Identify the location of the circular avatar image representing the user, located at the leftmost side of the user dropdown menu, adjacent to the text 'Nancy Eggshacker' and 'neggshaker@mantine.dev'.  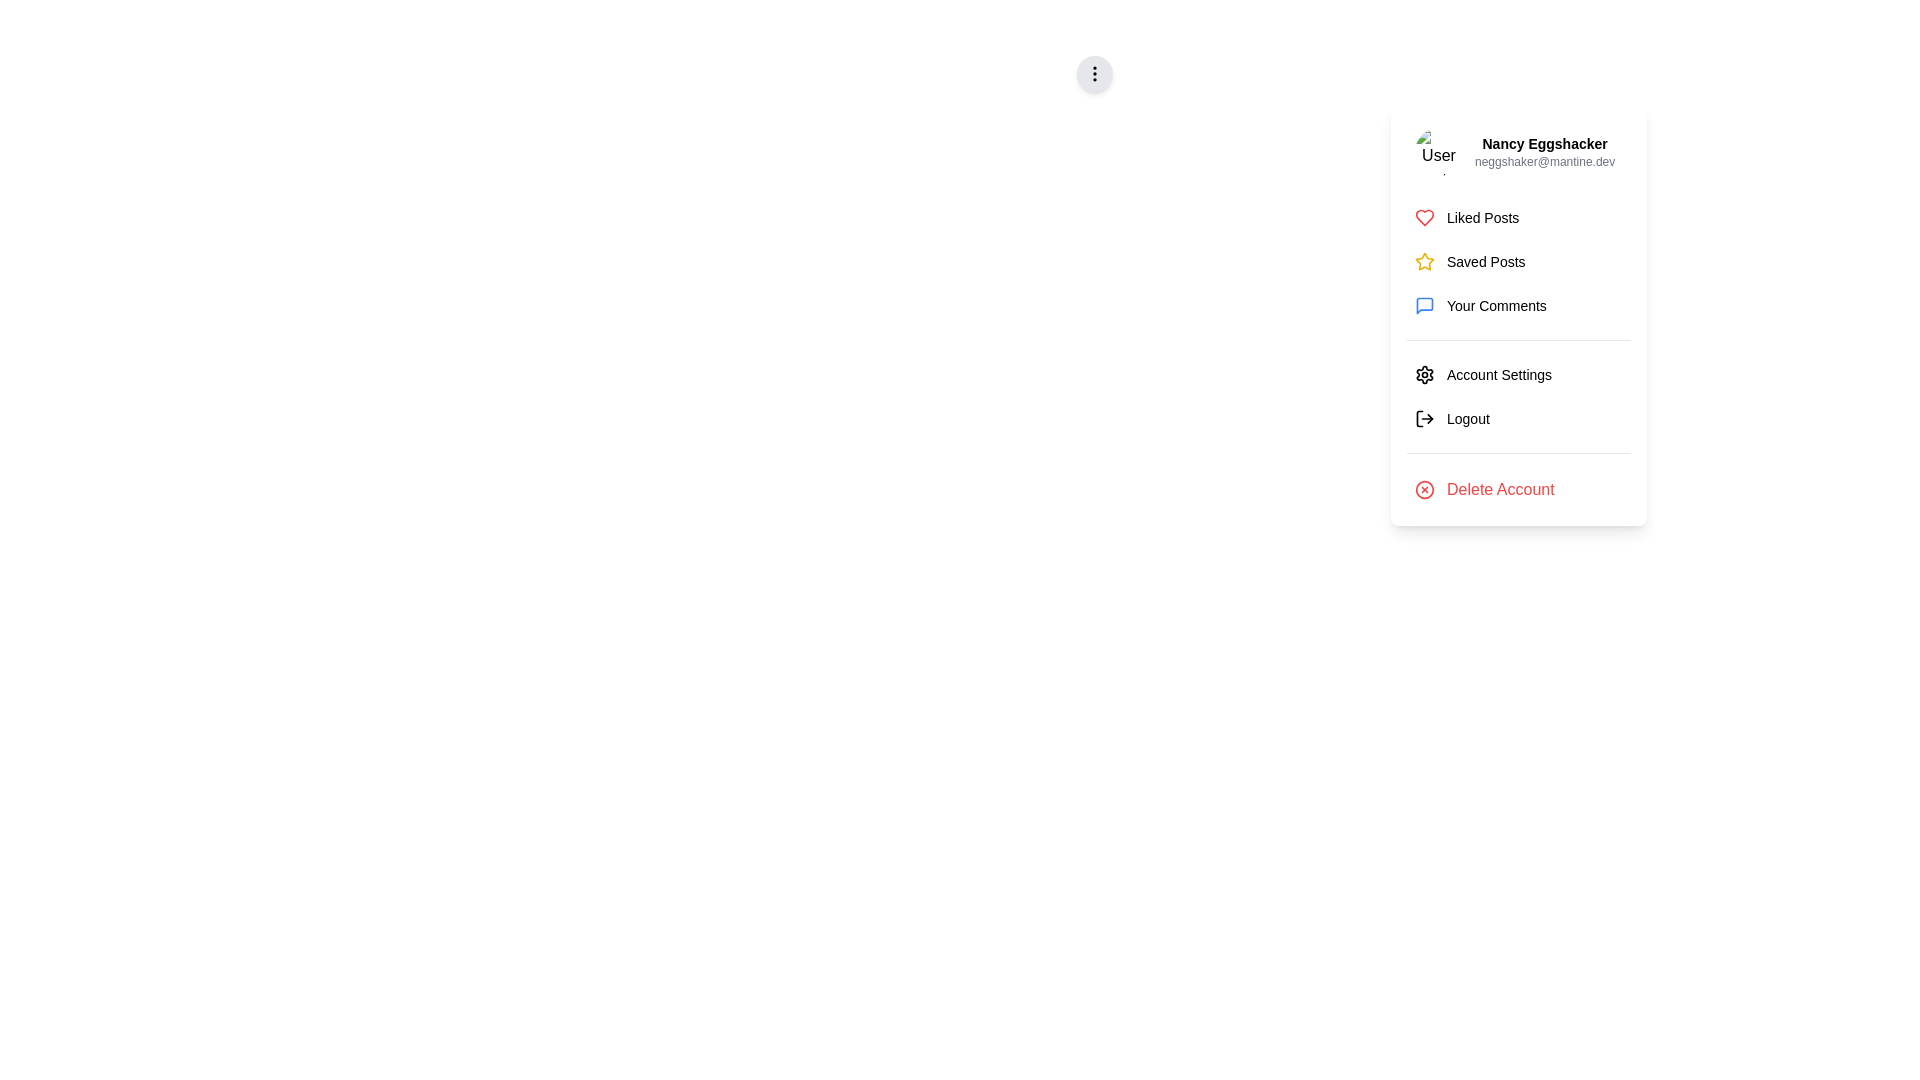
(1438, 150).